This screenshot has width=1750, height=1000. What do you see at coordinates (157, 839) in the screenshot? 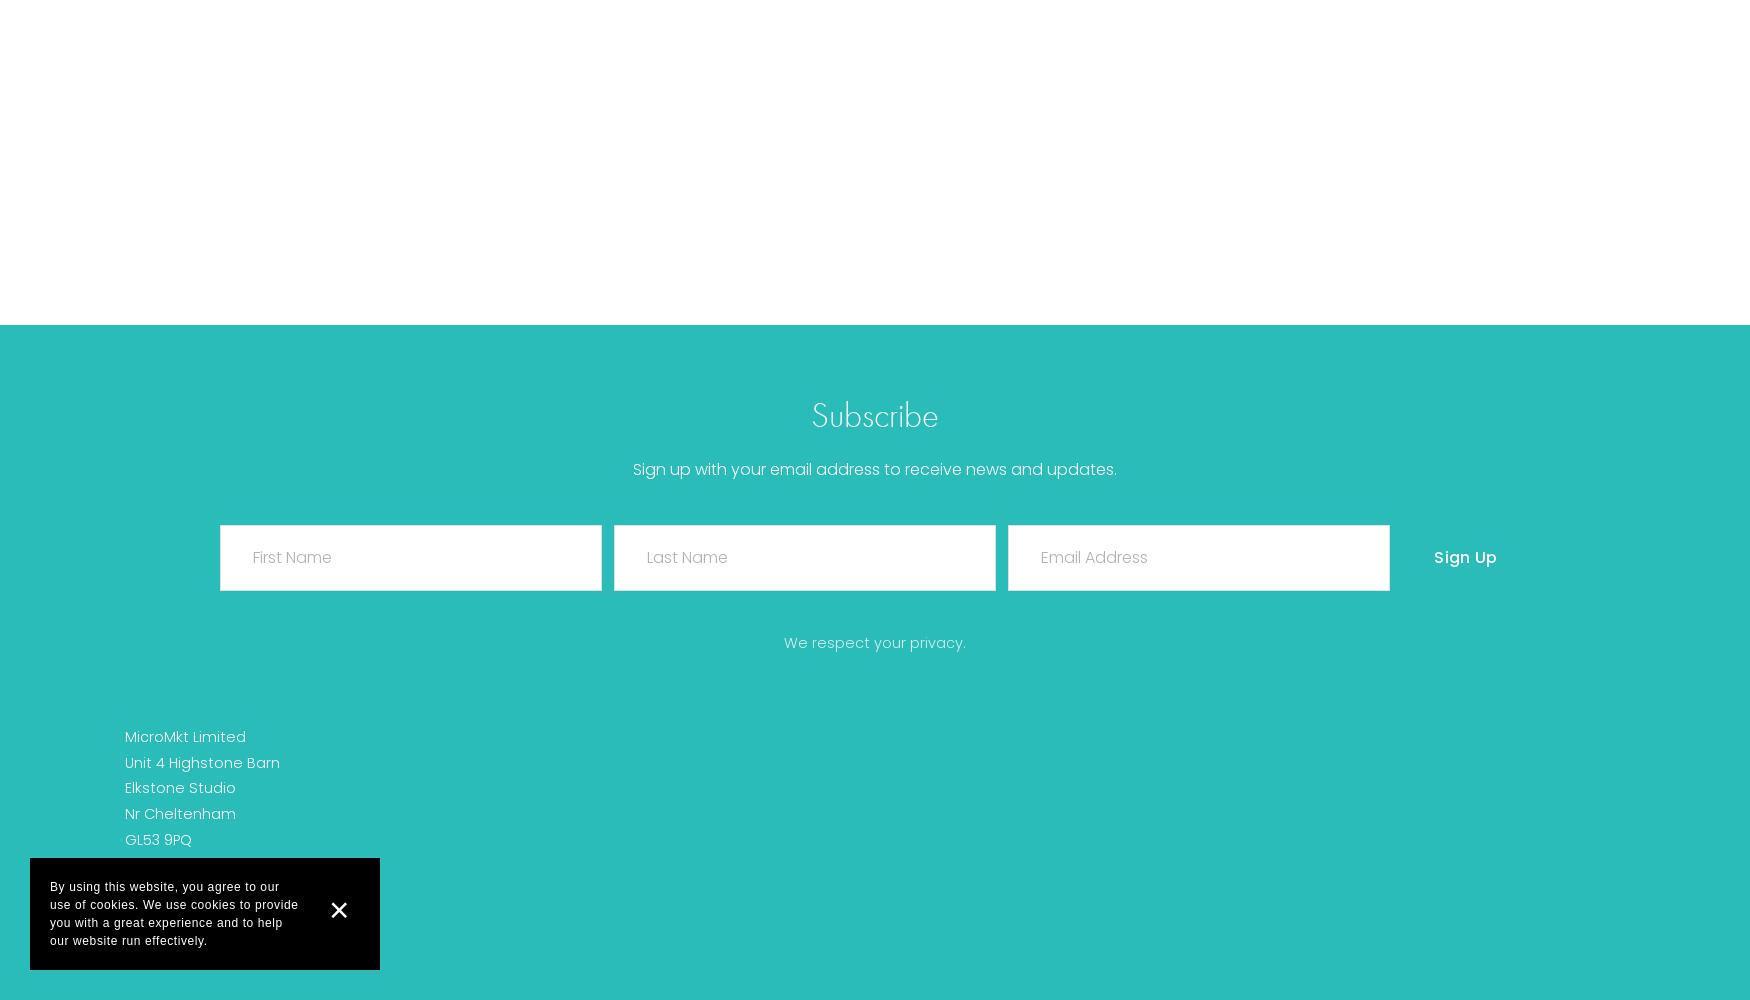
I see `'GL53 9PQ'` at bounding box center [157, 839].